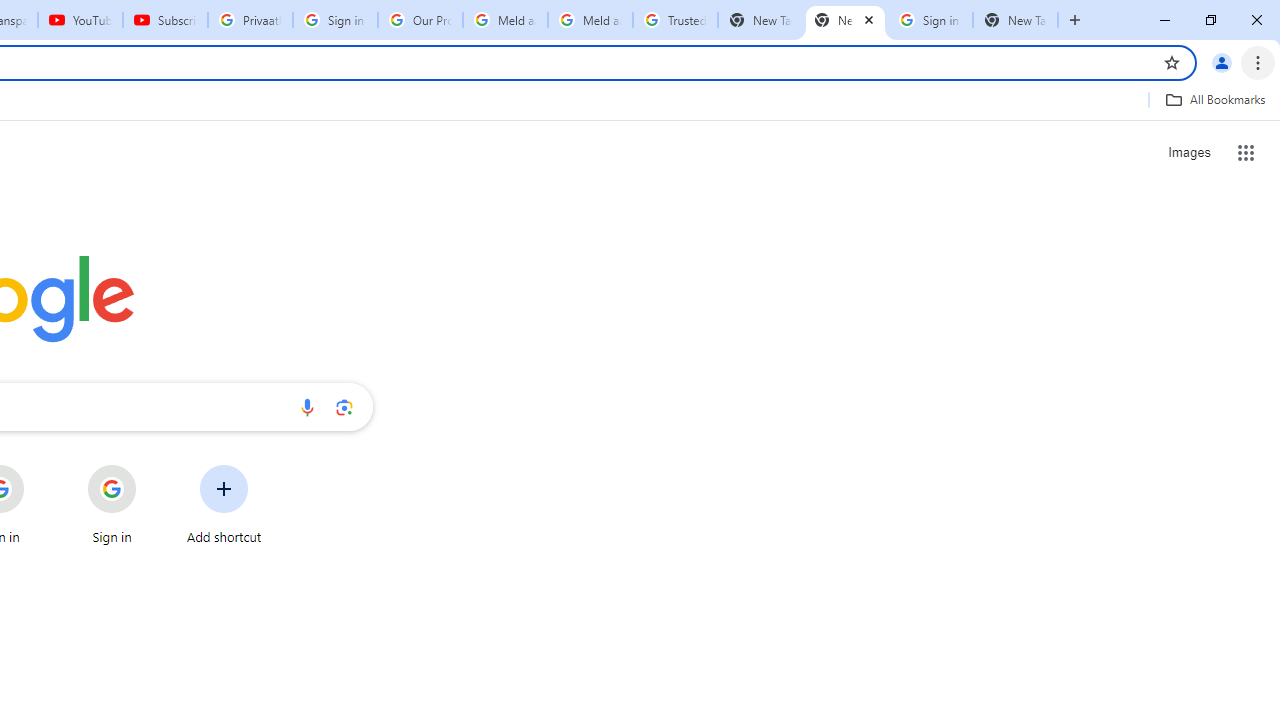  I want to click on 'Add shortcut', so click(224, 504).